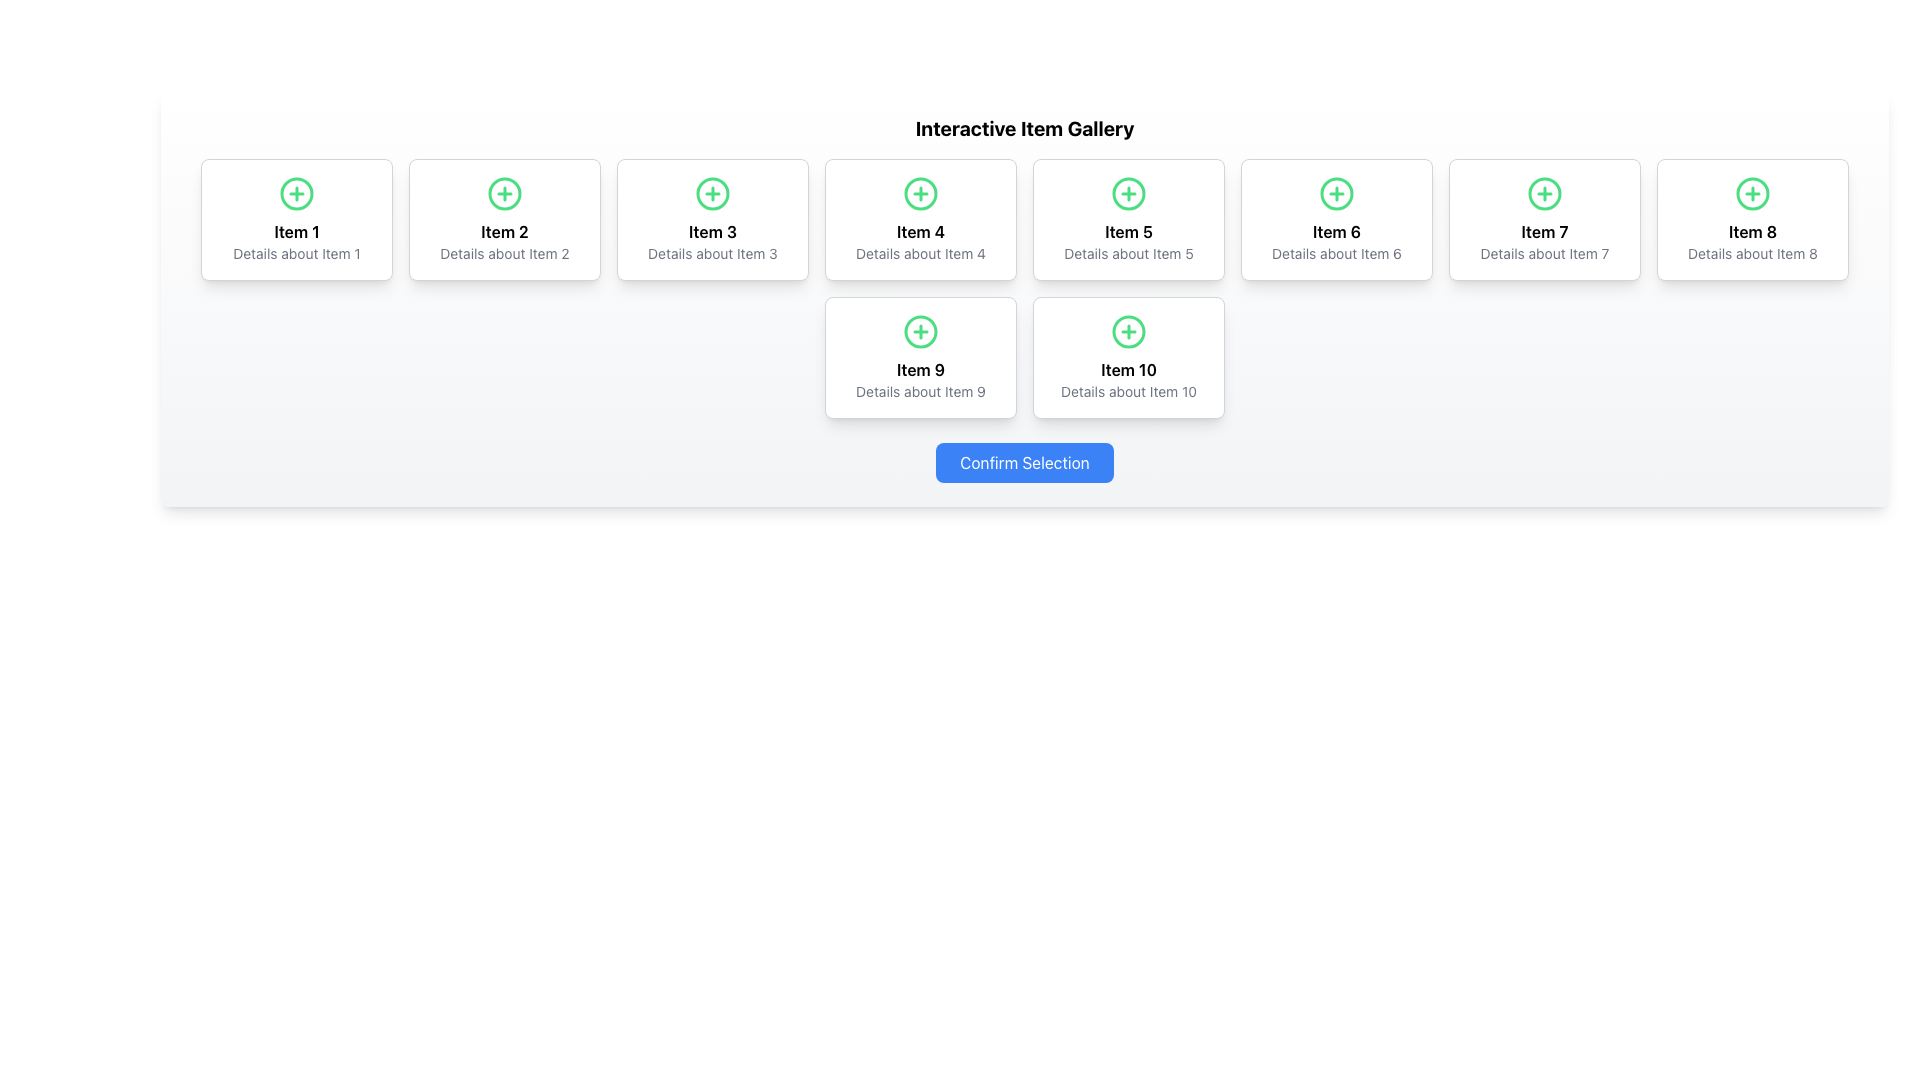 The height and width of the screenshot is (1080, 1920). I want to click on descriptive label located below 'Item 2' within its card in the second position of the grid layout, so click(504, 253).